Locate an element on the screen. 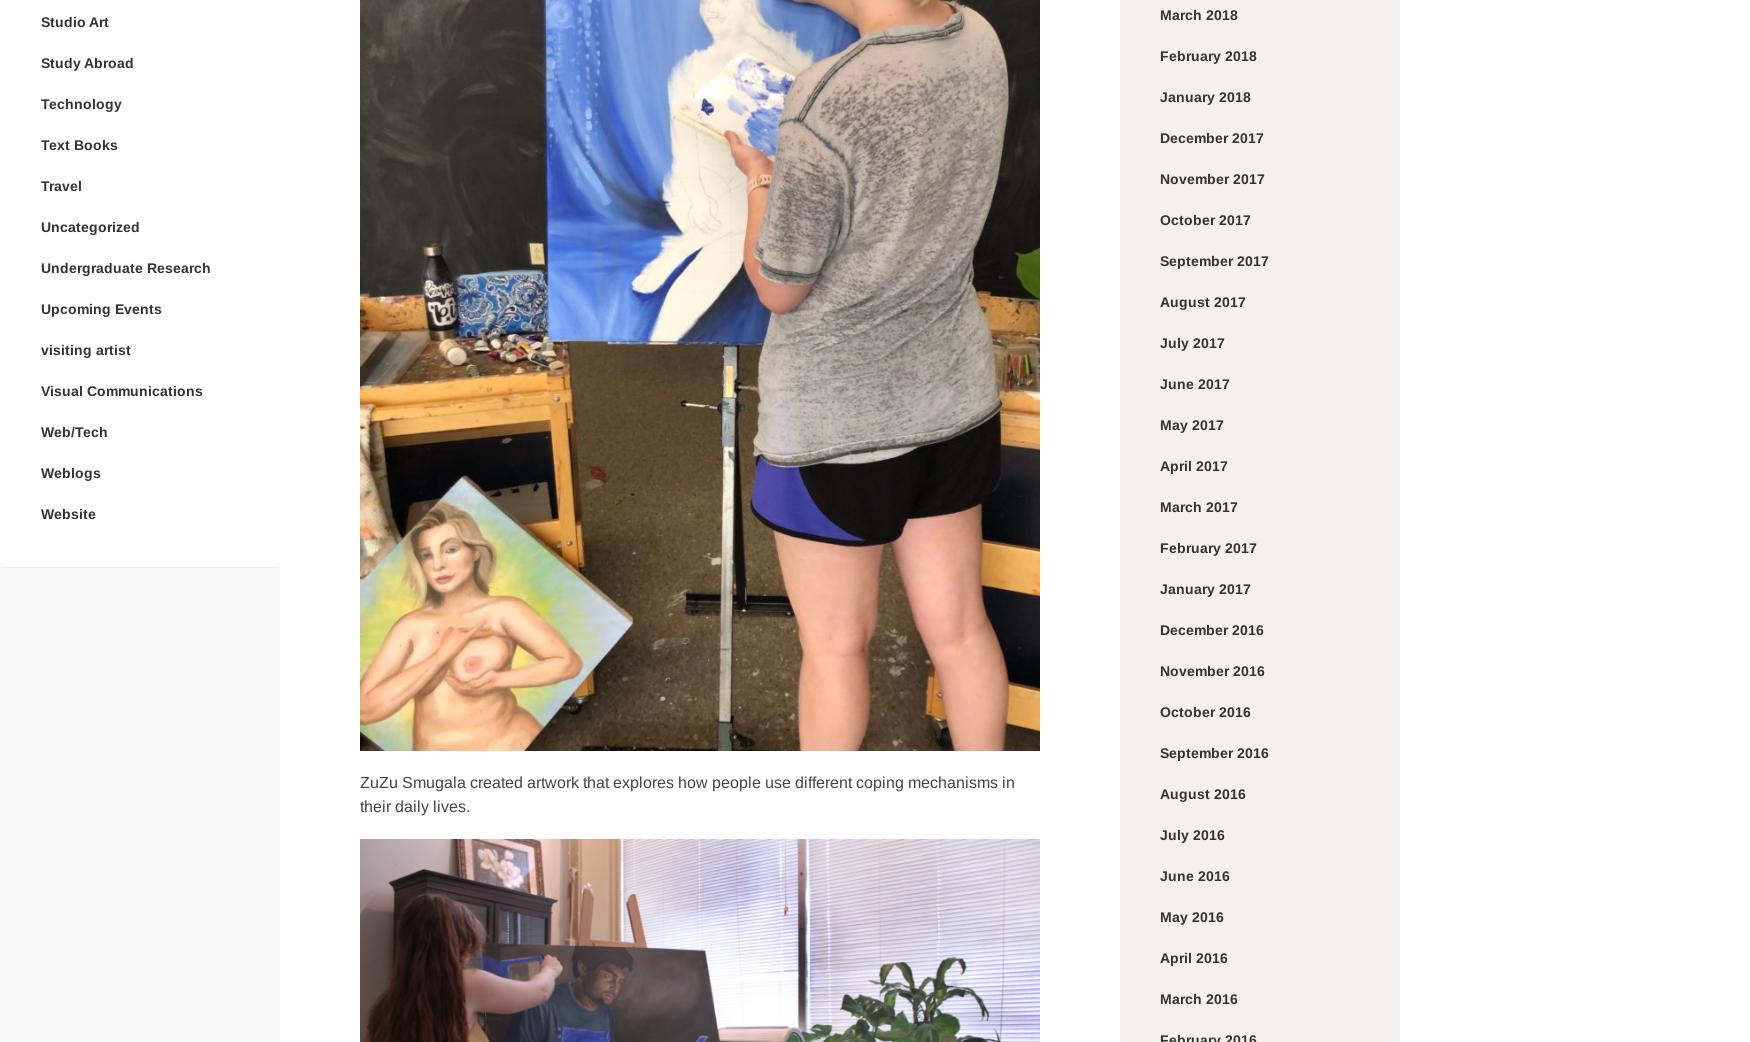  'Website' is located at coordinates (68, 512).